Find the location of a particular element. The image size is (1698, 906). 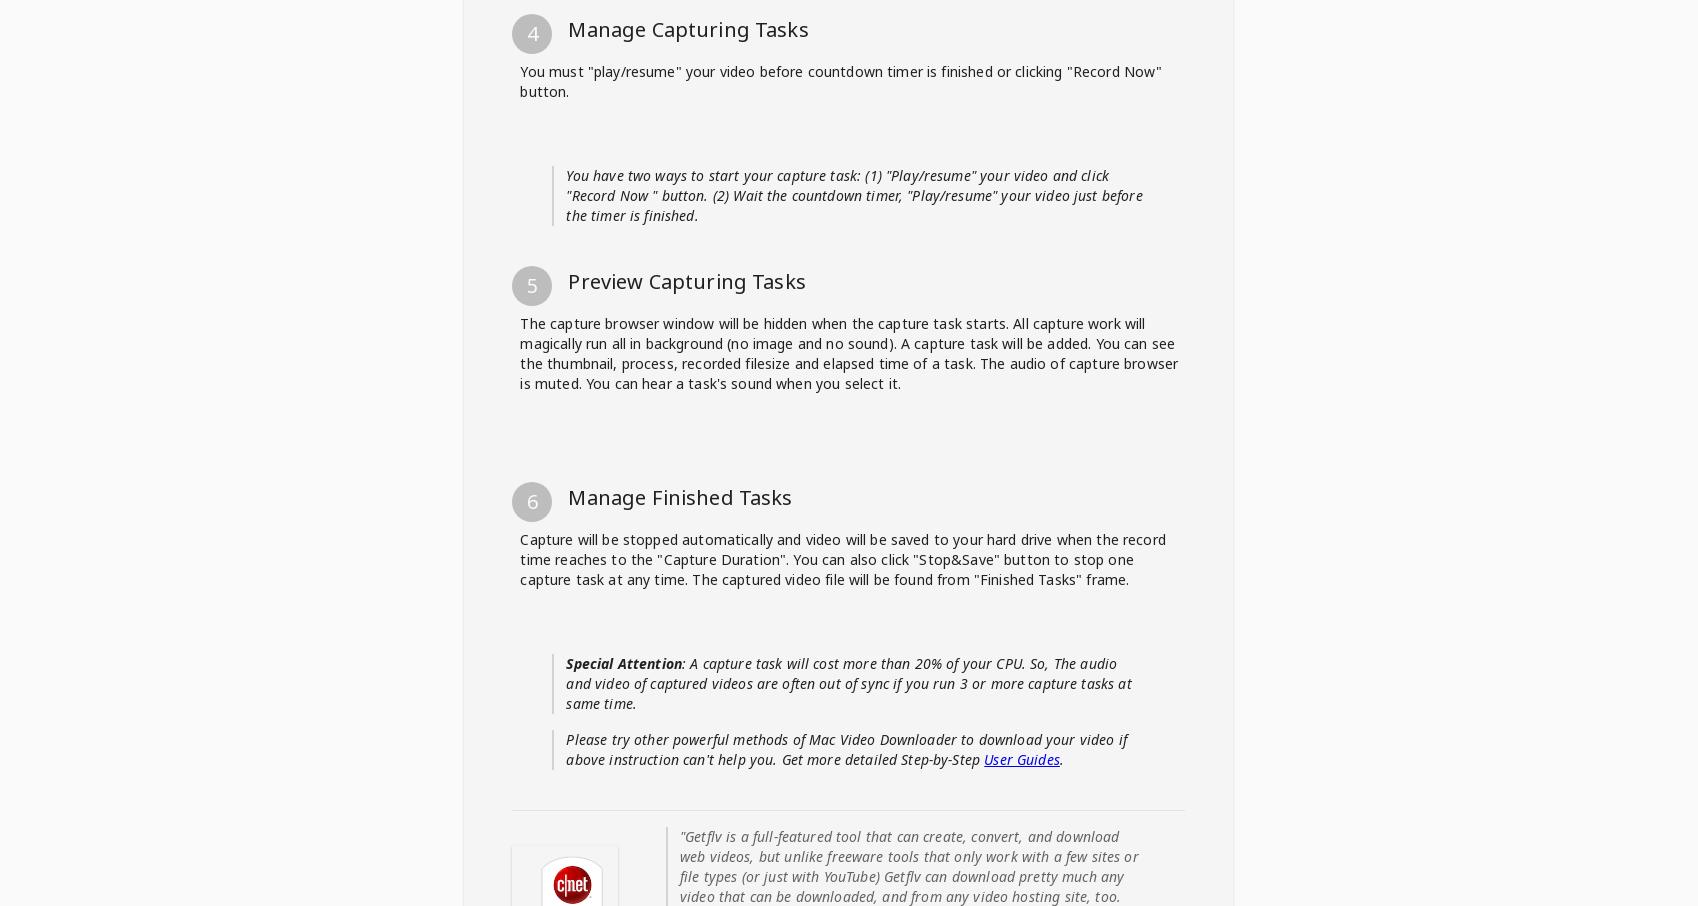

'5' is located at coordinates (531, 859).